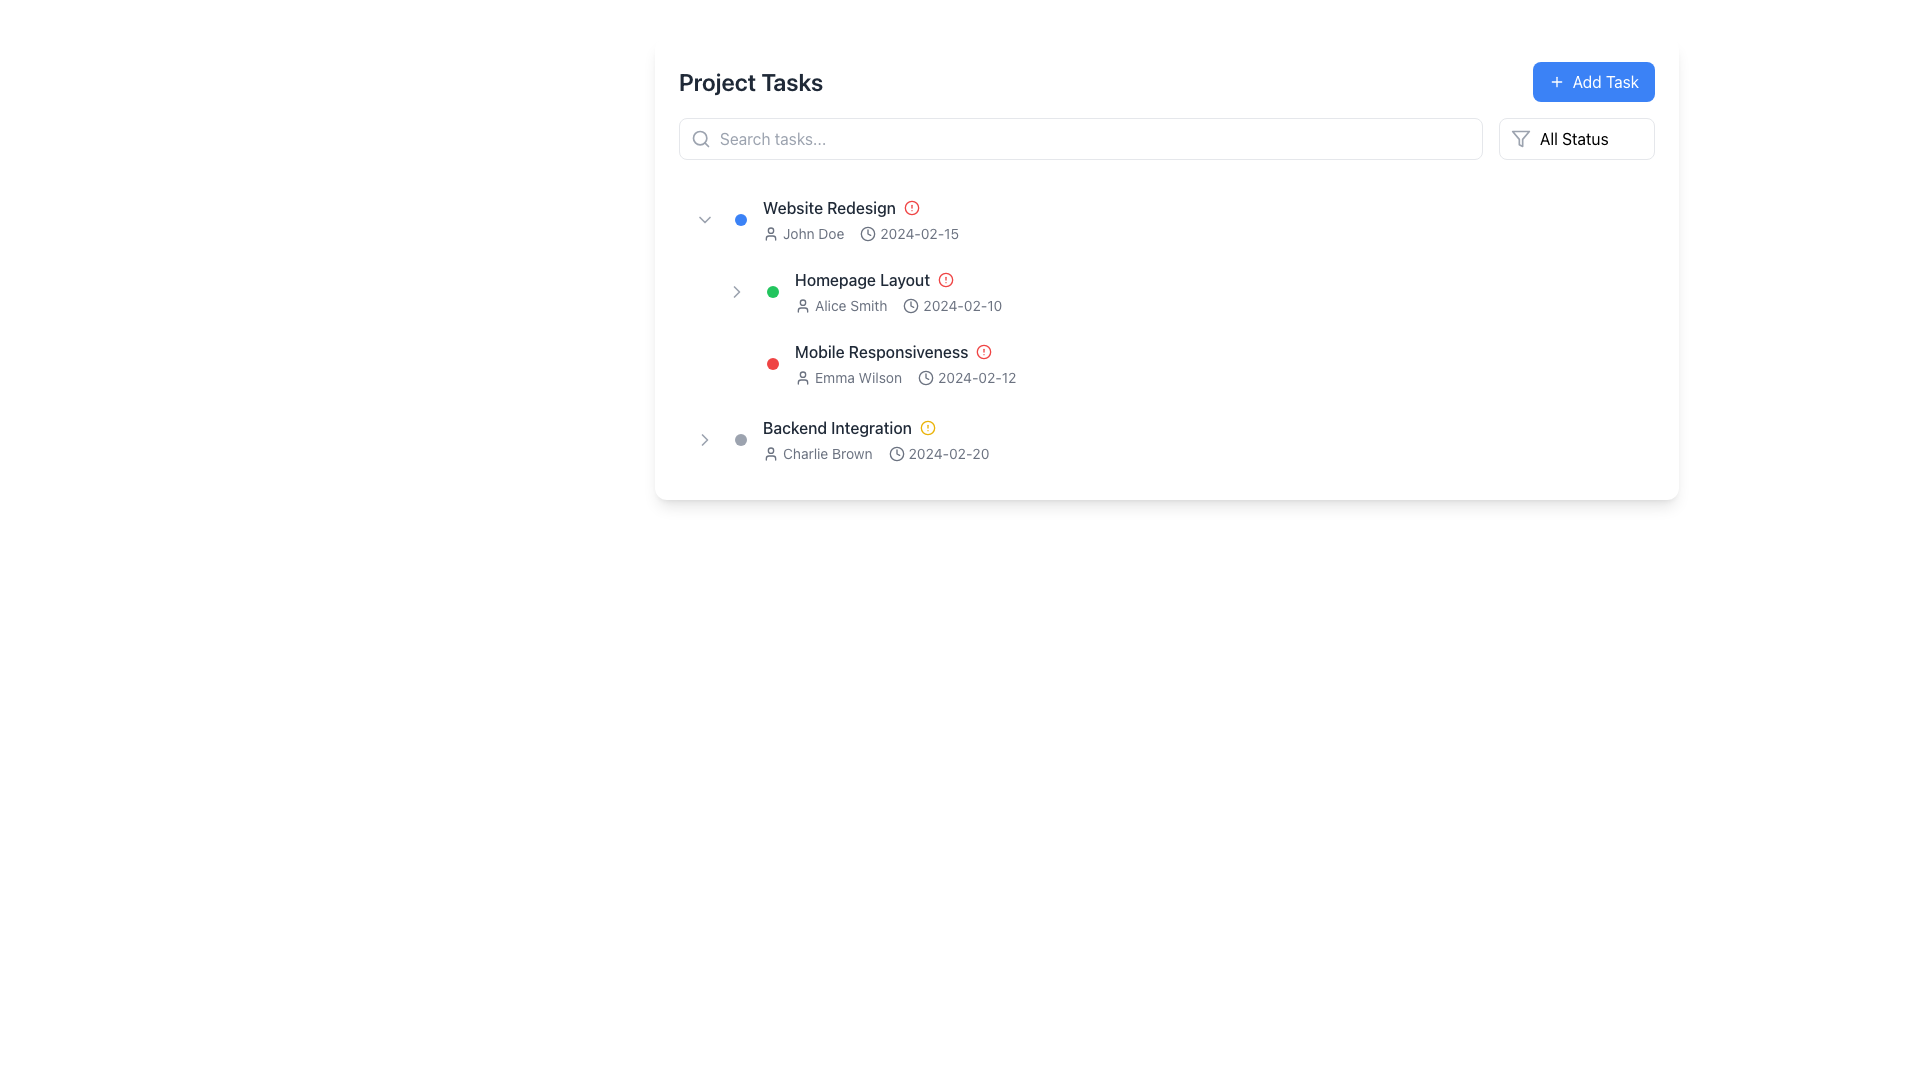 The width and height of the screenshot is (1920, 1080). I want to click on the appearance of the alert icon, which is a yellow circle with a centered exclamation mark located to the right of the text 'Backend Integration', so click(926, 427).